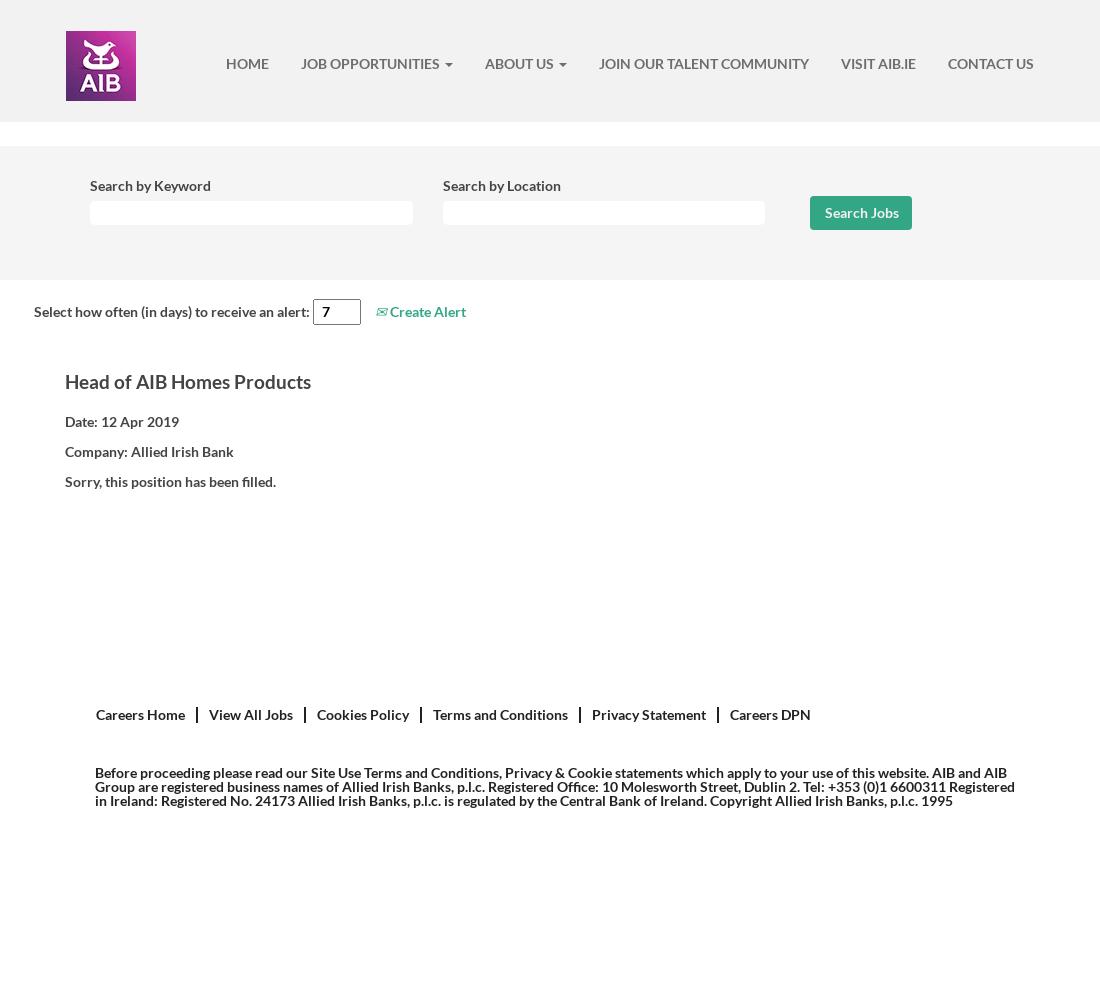 This screenshot has height=1000, width=1100. I want to click on 'Search by Keyword', so click(149, 185).